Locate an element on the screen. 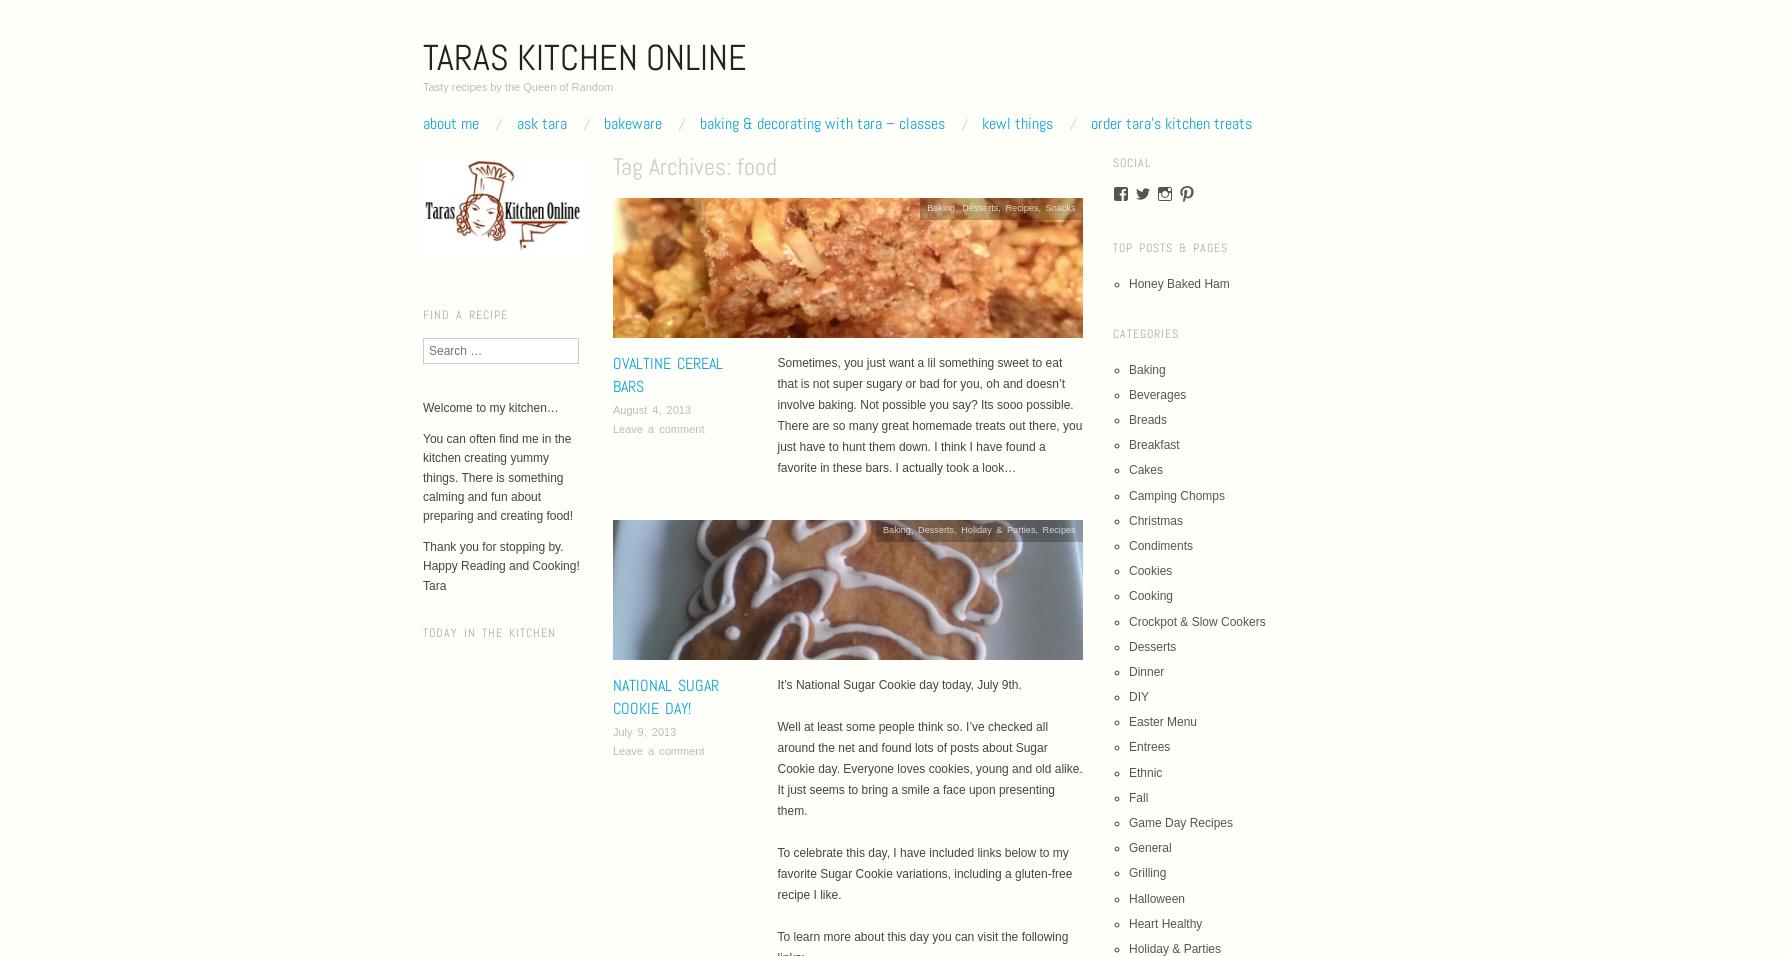 The width and height of the screenshot is (1786, 956). 'Ethnic' is located at coordinates (1144, 770).